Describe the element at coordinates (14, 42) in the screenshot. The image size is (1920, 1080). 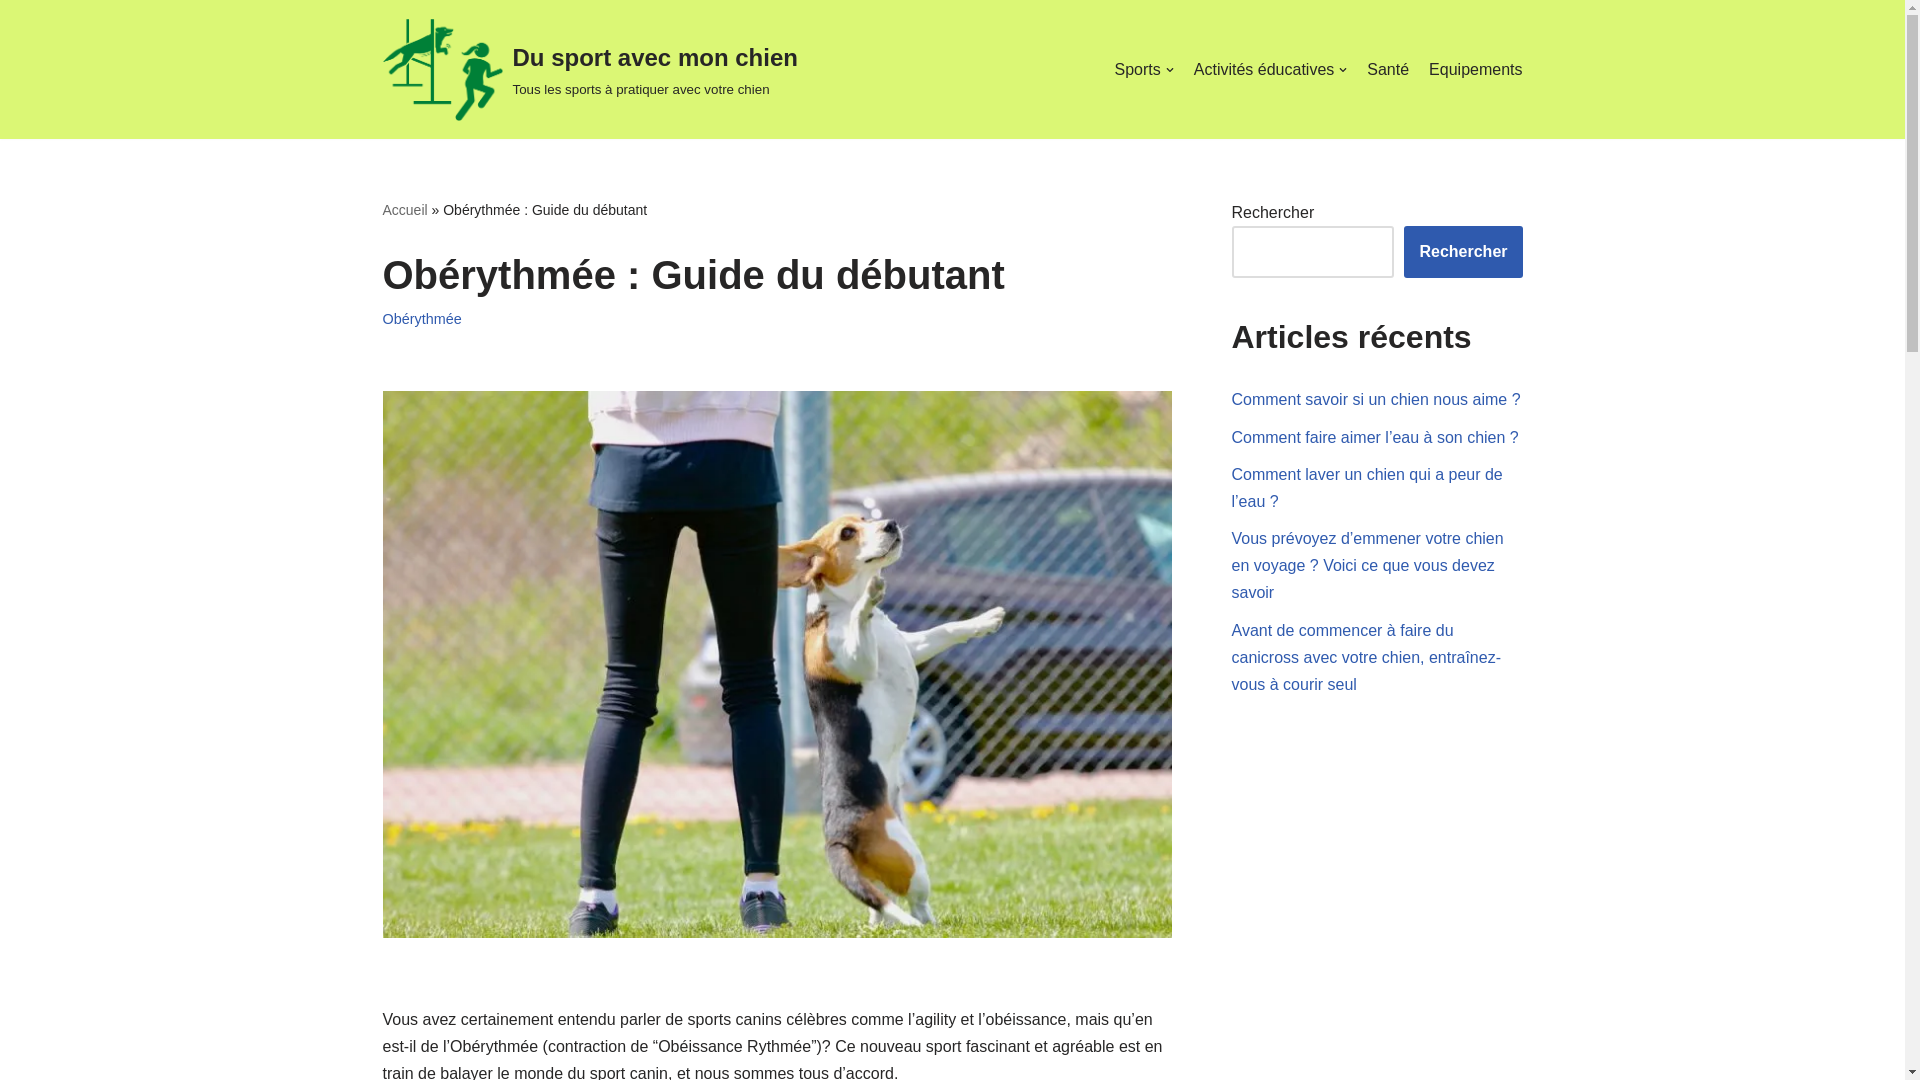
I see `'Aller au contenu'` at that location.